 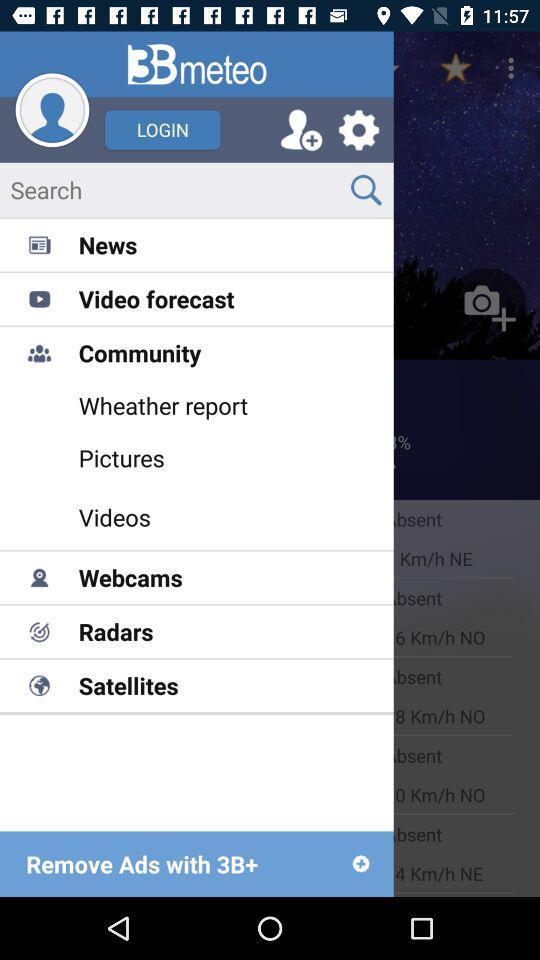 I want to click on the photo icon, so click(x=486, y=307).